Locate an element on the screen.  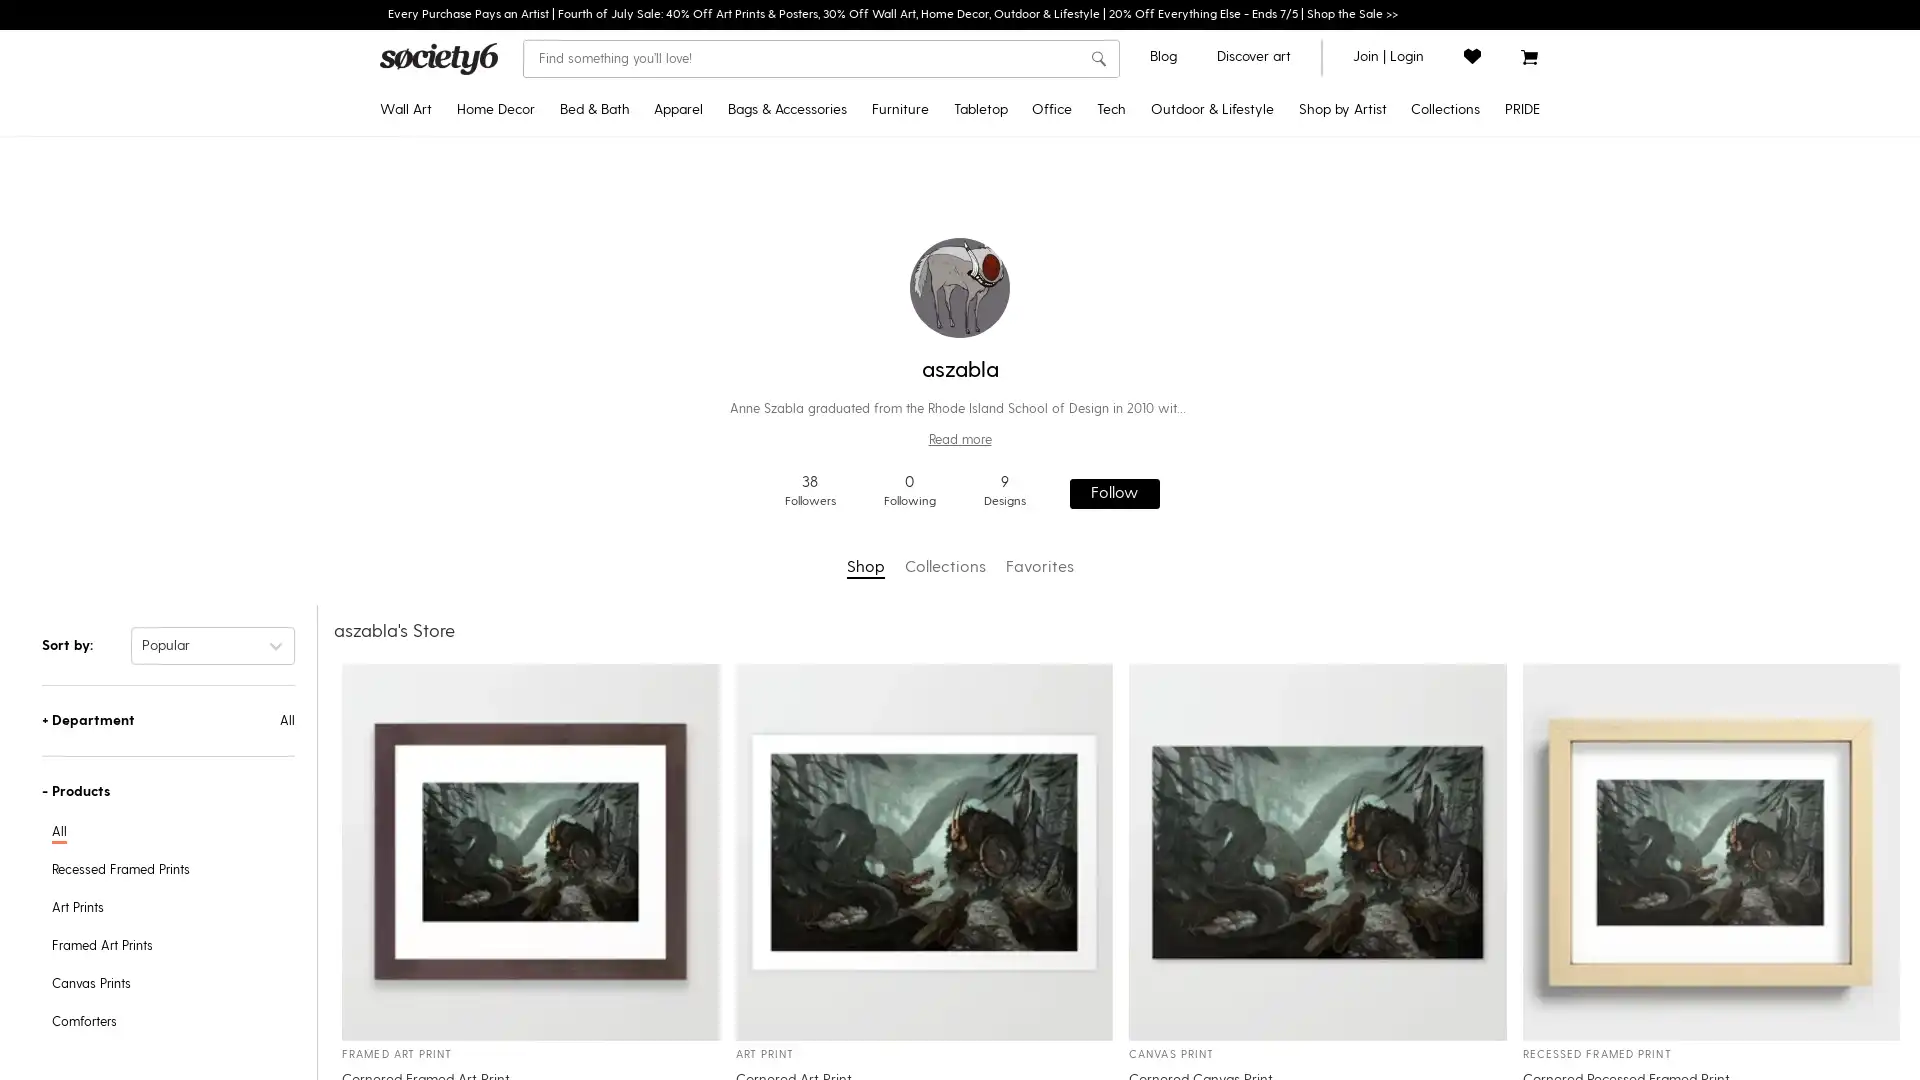
Pride Gear is located at coordinates (1442, 224).